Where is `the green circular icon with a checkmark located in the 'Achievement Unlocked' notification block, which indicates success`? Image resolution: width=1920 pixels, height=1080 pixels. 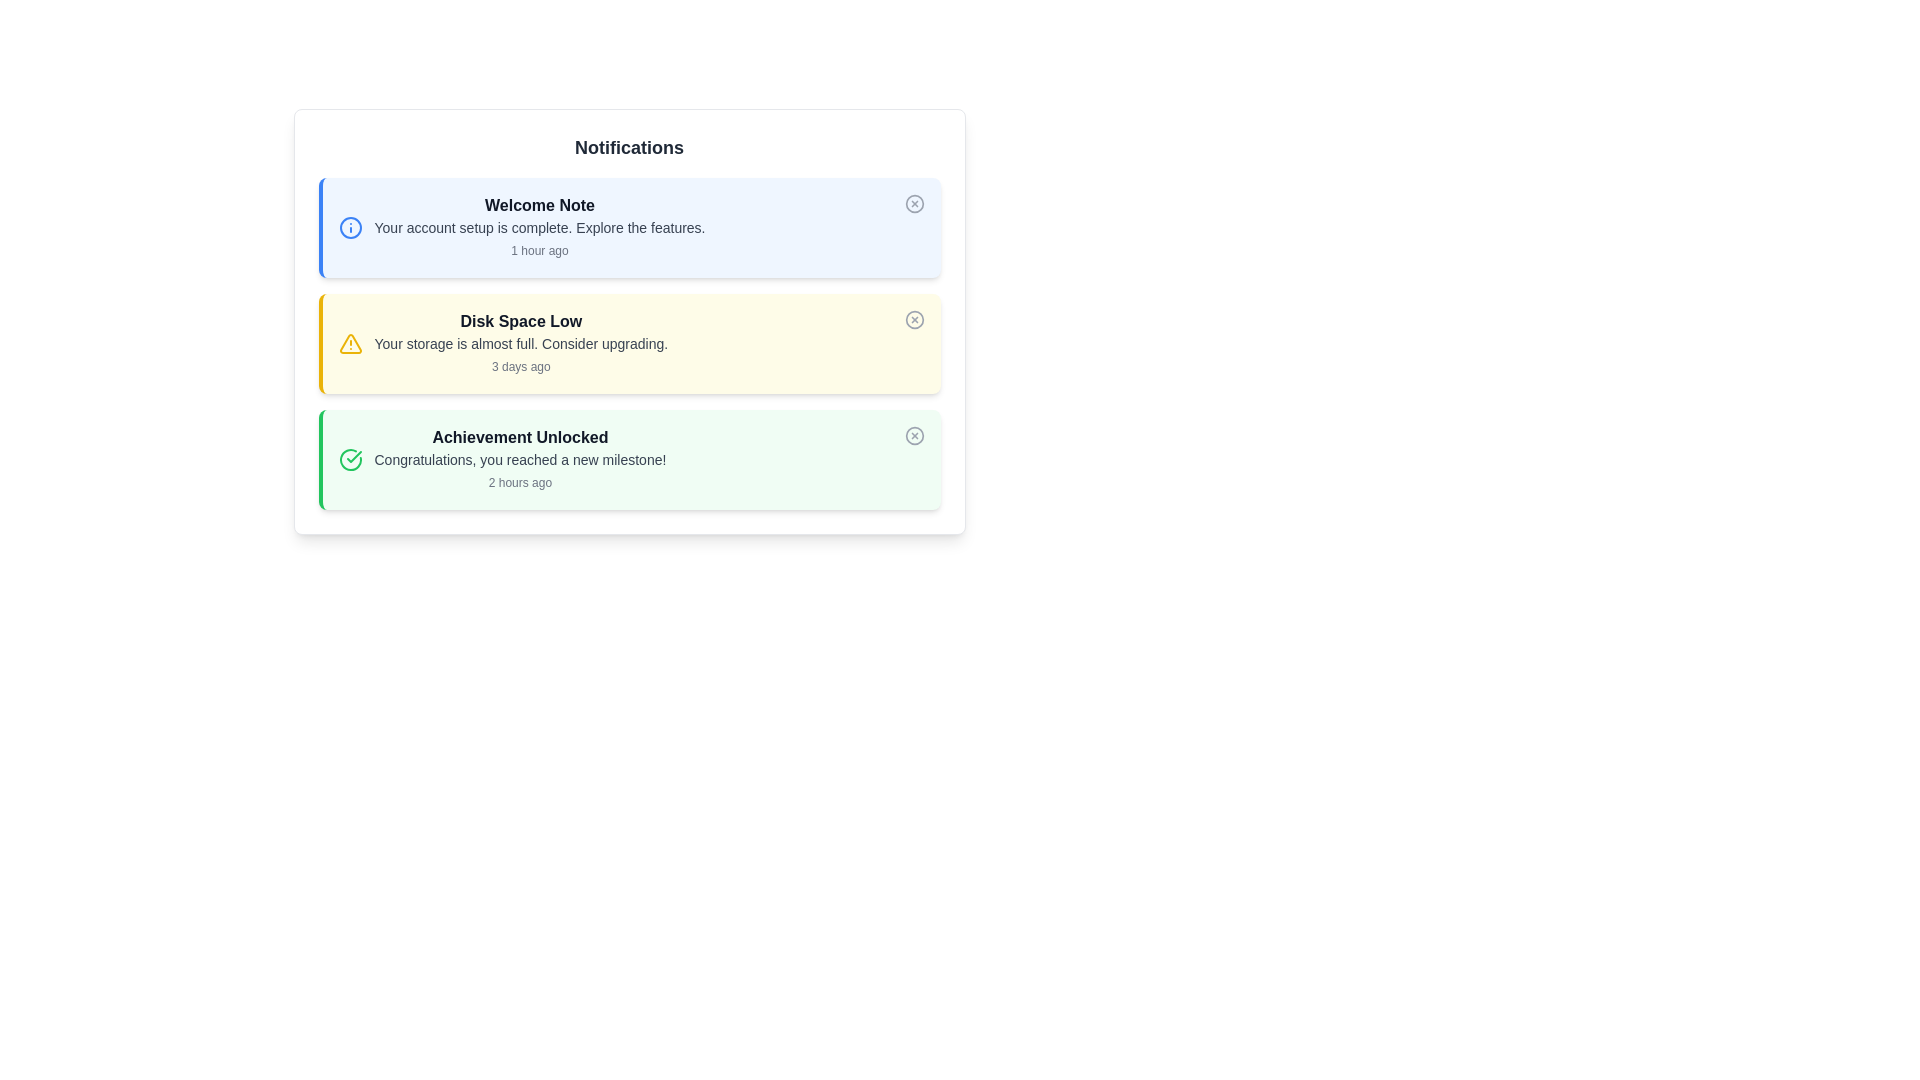
the green circular icon with a checkmark located in the 'Achievement Unlocked' notification block, which indicates success is located at coordinates (350, 459).